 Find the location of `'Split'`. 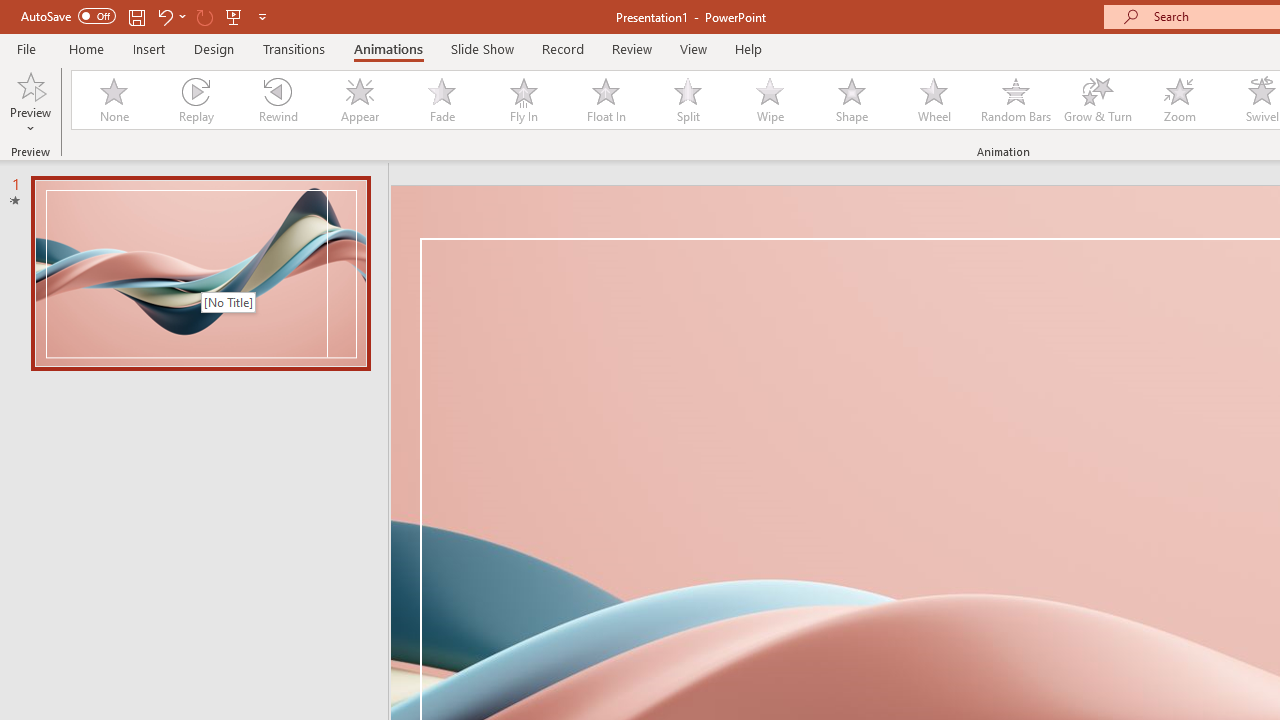

'Split' is located at coordinates (688, 100).